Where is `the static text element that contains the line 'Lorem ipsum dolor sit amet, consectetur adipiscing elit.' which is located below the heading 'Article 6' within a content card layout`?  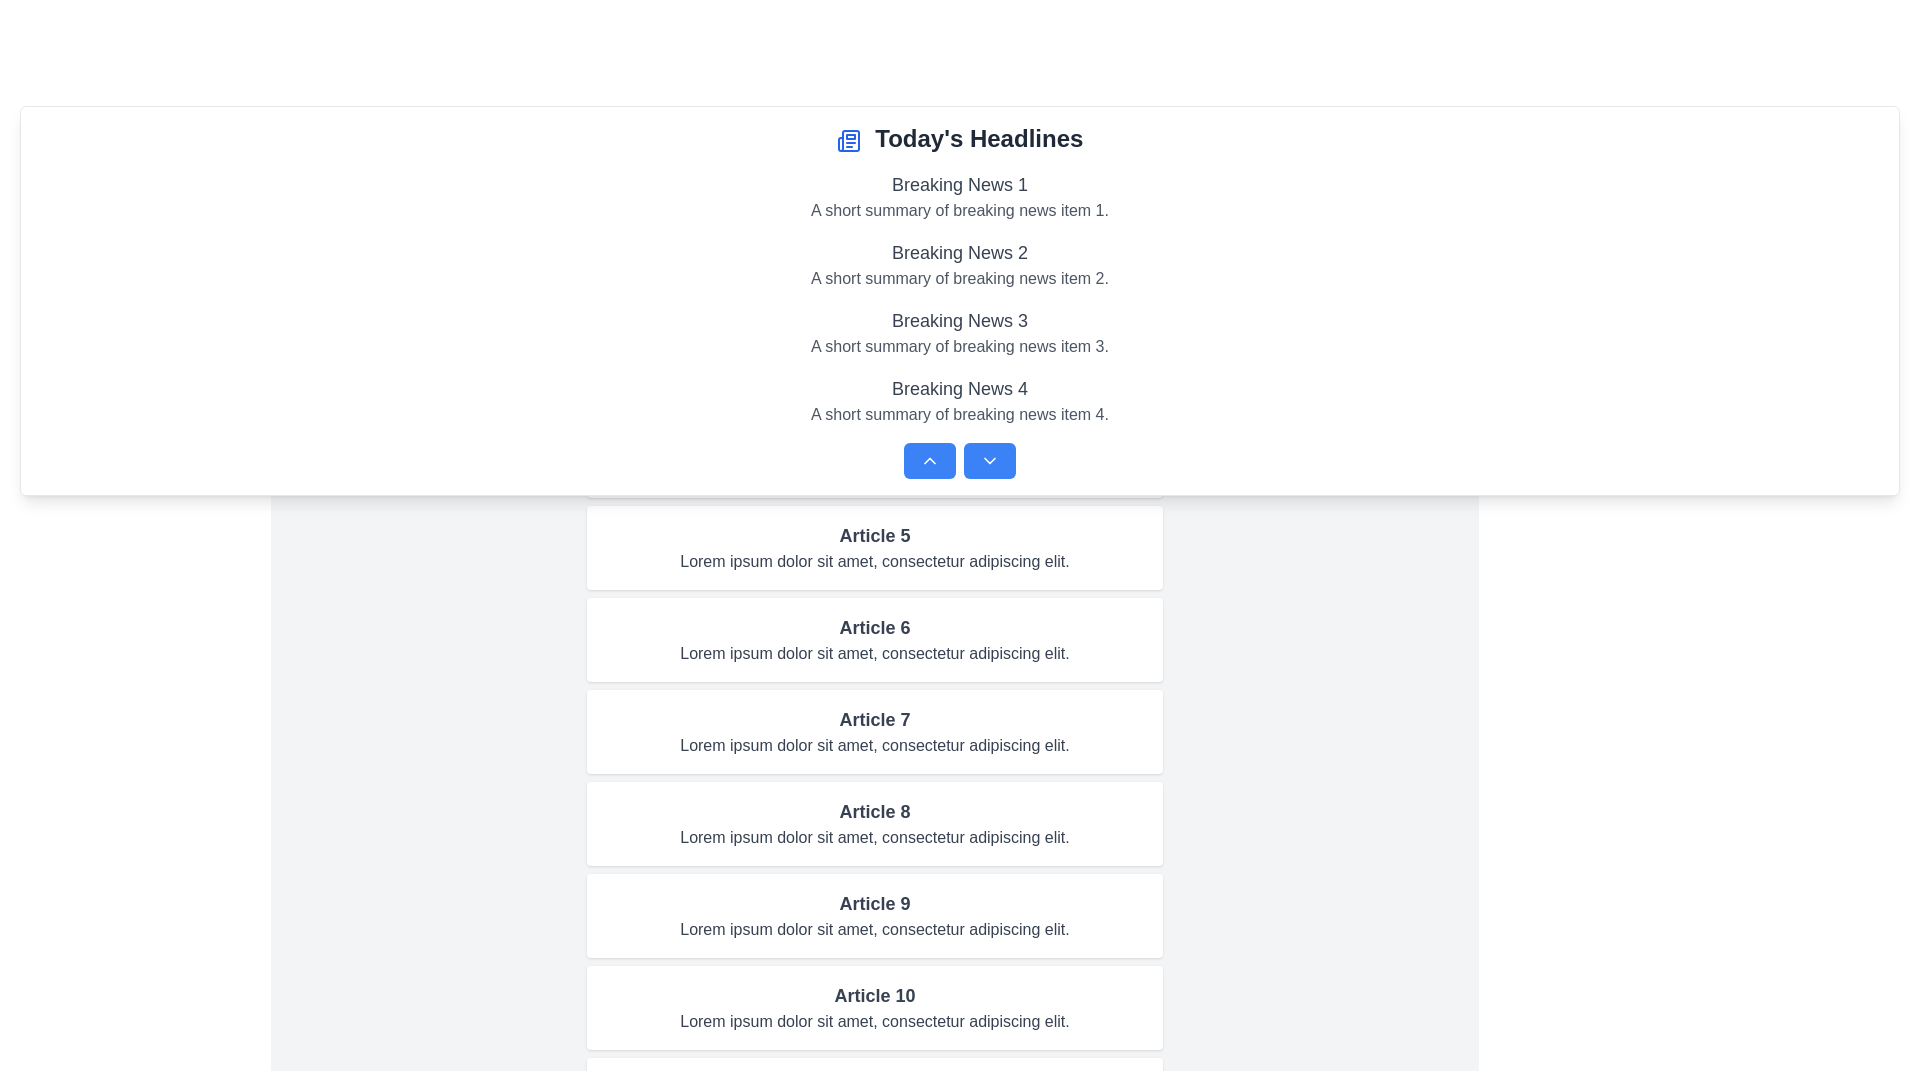
the static text element that contains the line 'Lorem ipsum dolor sit amet, consectetur adipiscing elit.' which is located below the heading 'Article 6' within a content card layout is located at coordinates (874, 654).